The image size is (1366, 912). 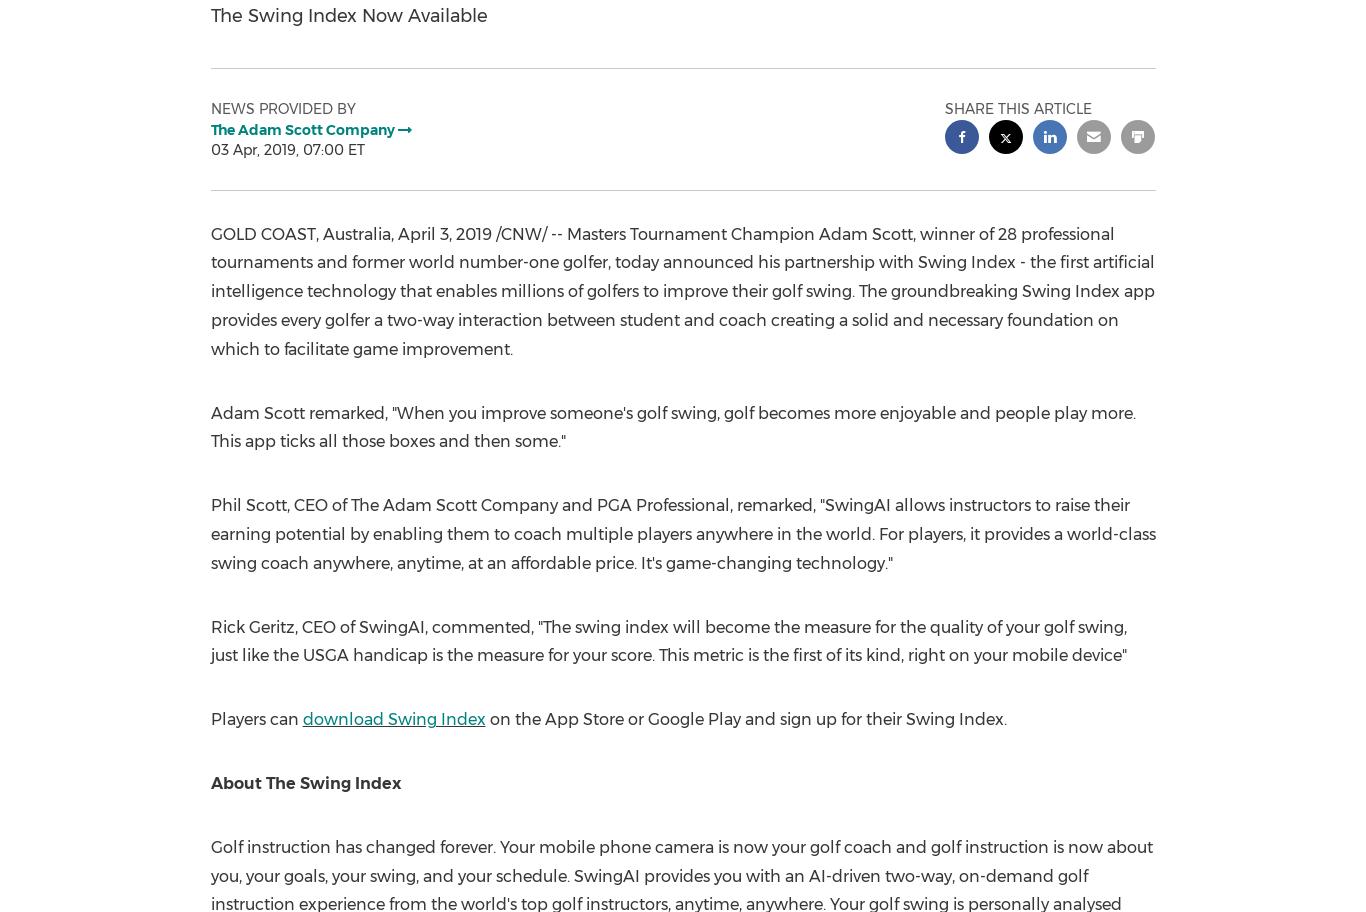 What do you see at coordinates (478, 626) in the screenshot?
I see `'commented'` at bounding box center [478, 626].